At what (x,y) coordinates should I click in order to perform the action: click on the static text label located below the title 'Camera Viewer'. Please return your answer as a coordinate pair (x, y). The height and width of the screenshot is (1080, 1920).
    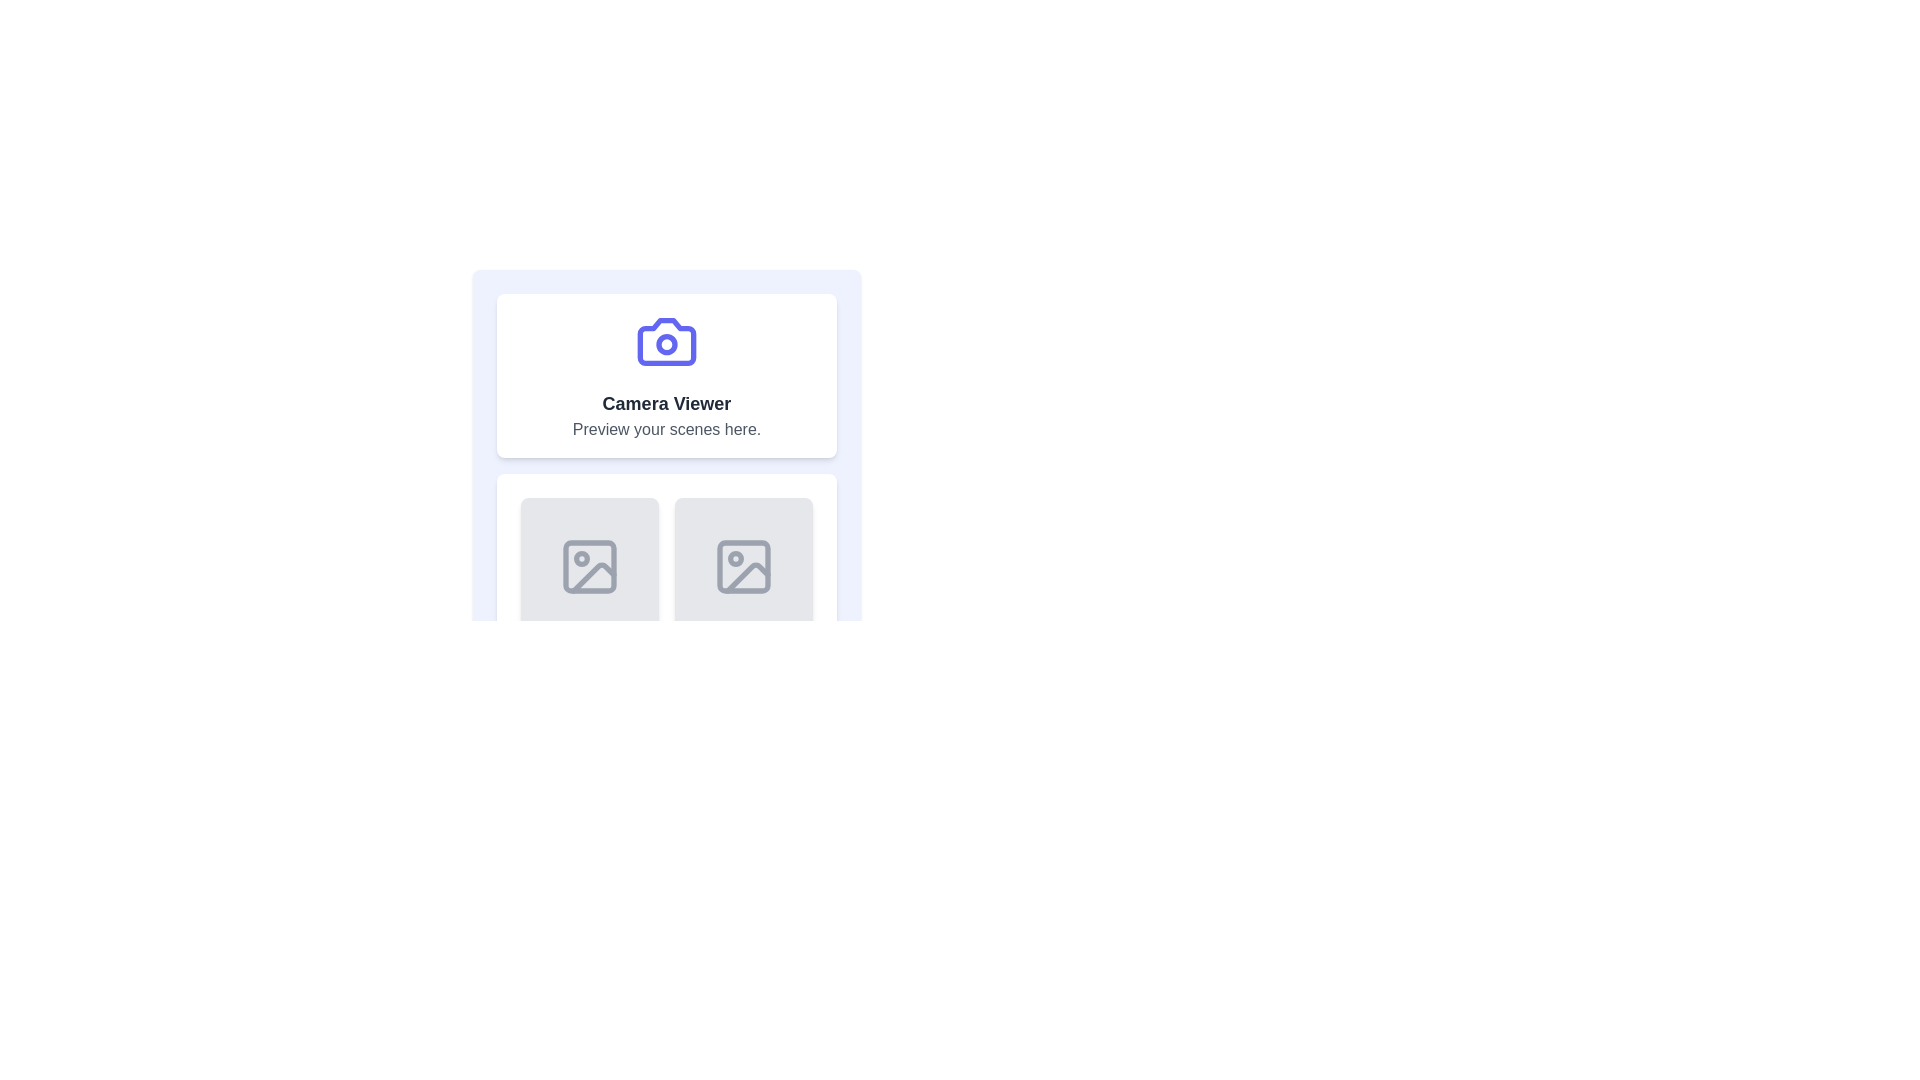
    Looking at the image, I should click on (667, 428).